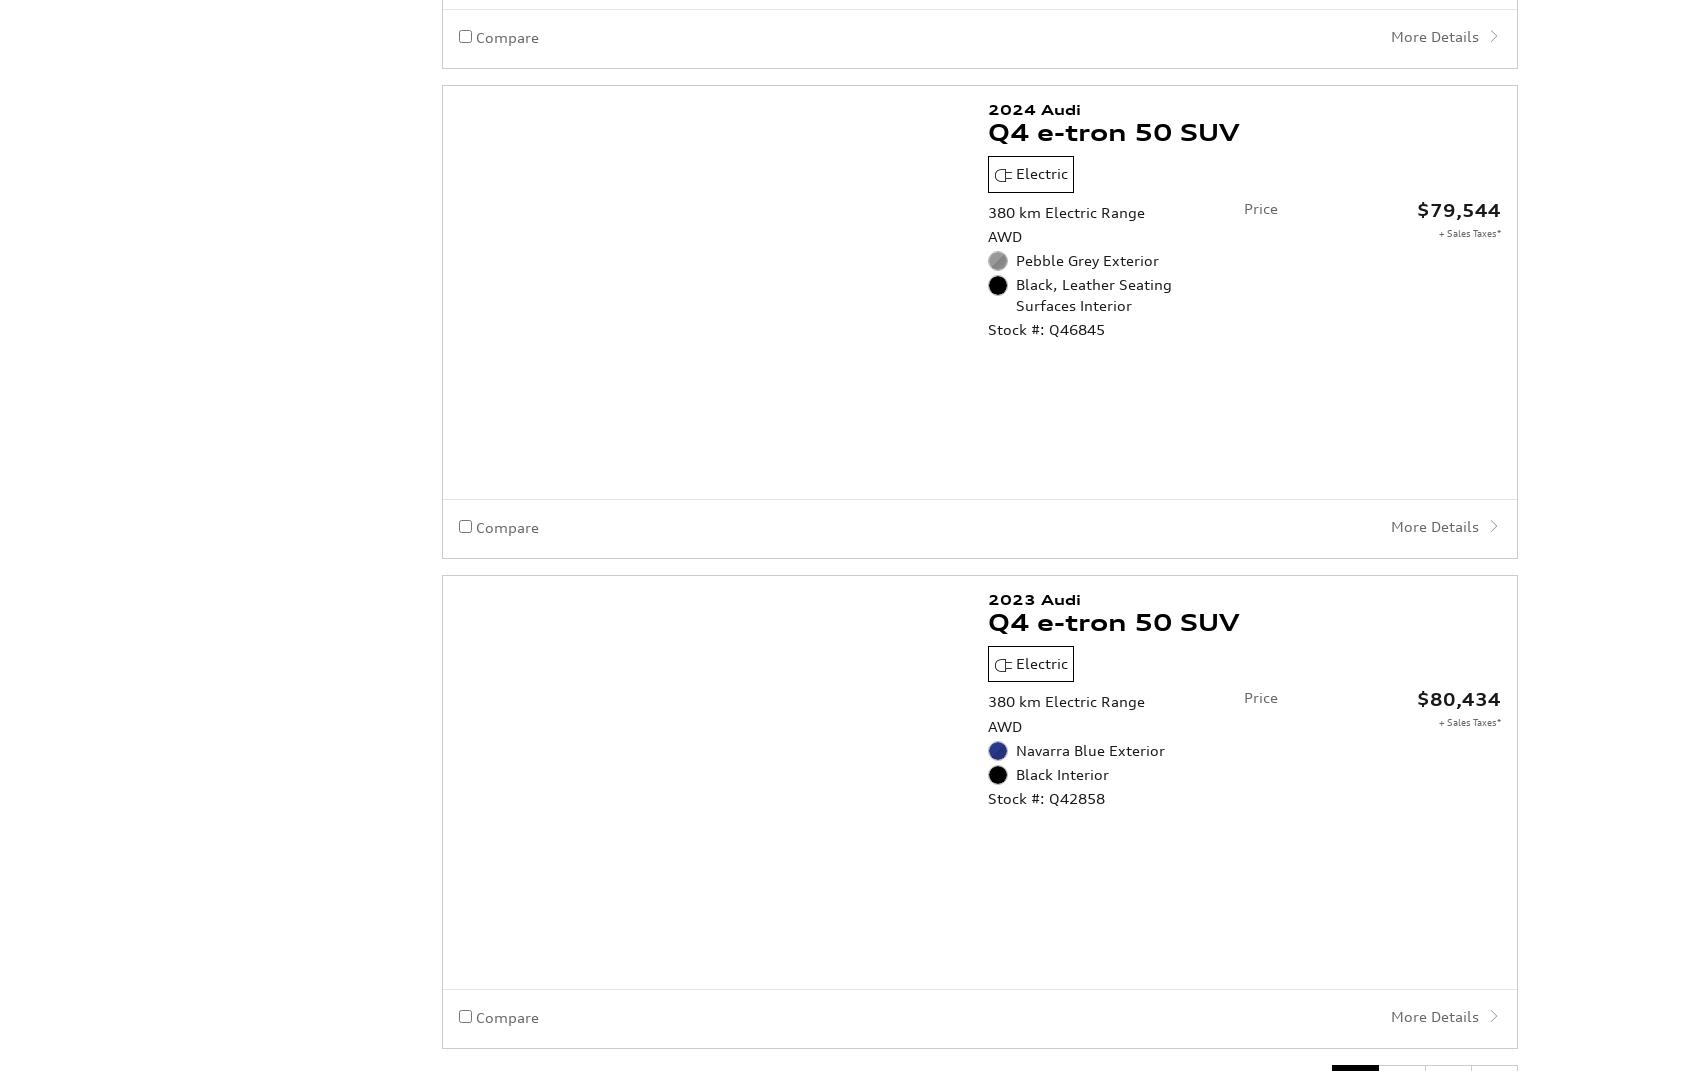 Image resolution: width=1692 pixels, height=1071 pixels. What do you see at coordinates (1062, 612) in the screenshot?
I see `'Black Interior'` at bounding box center [1062, 612].